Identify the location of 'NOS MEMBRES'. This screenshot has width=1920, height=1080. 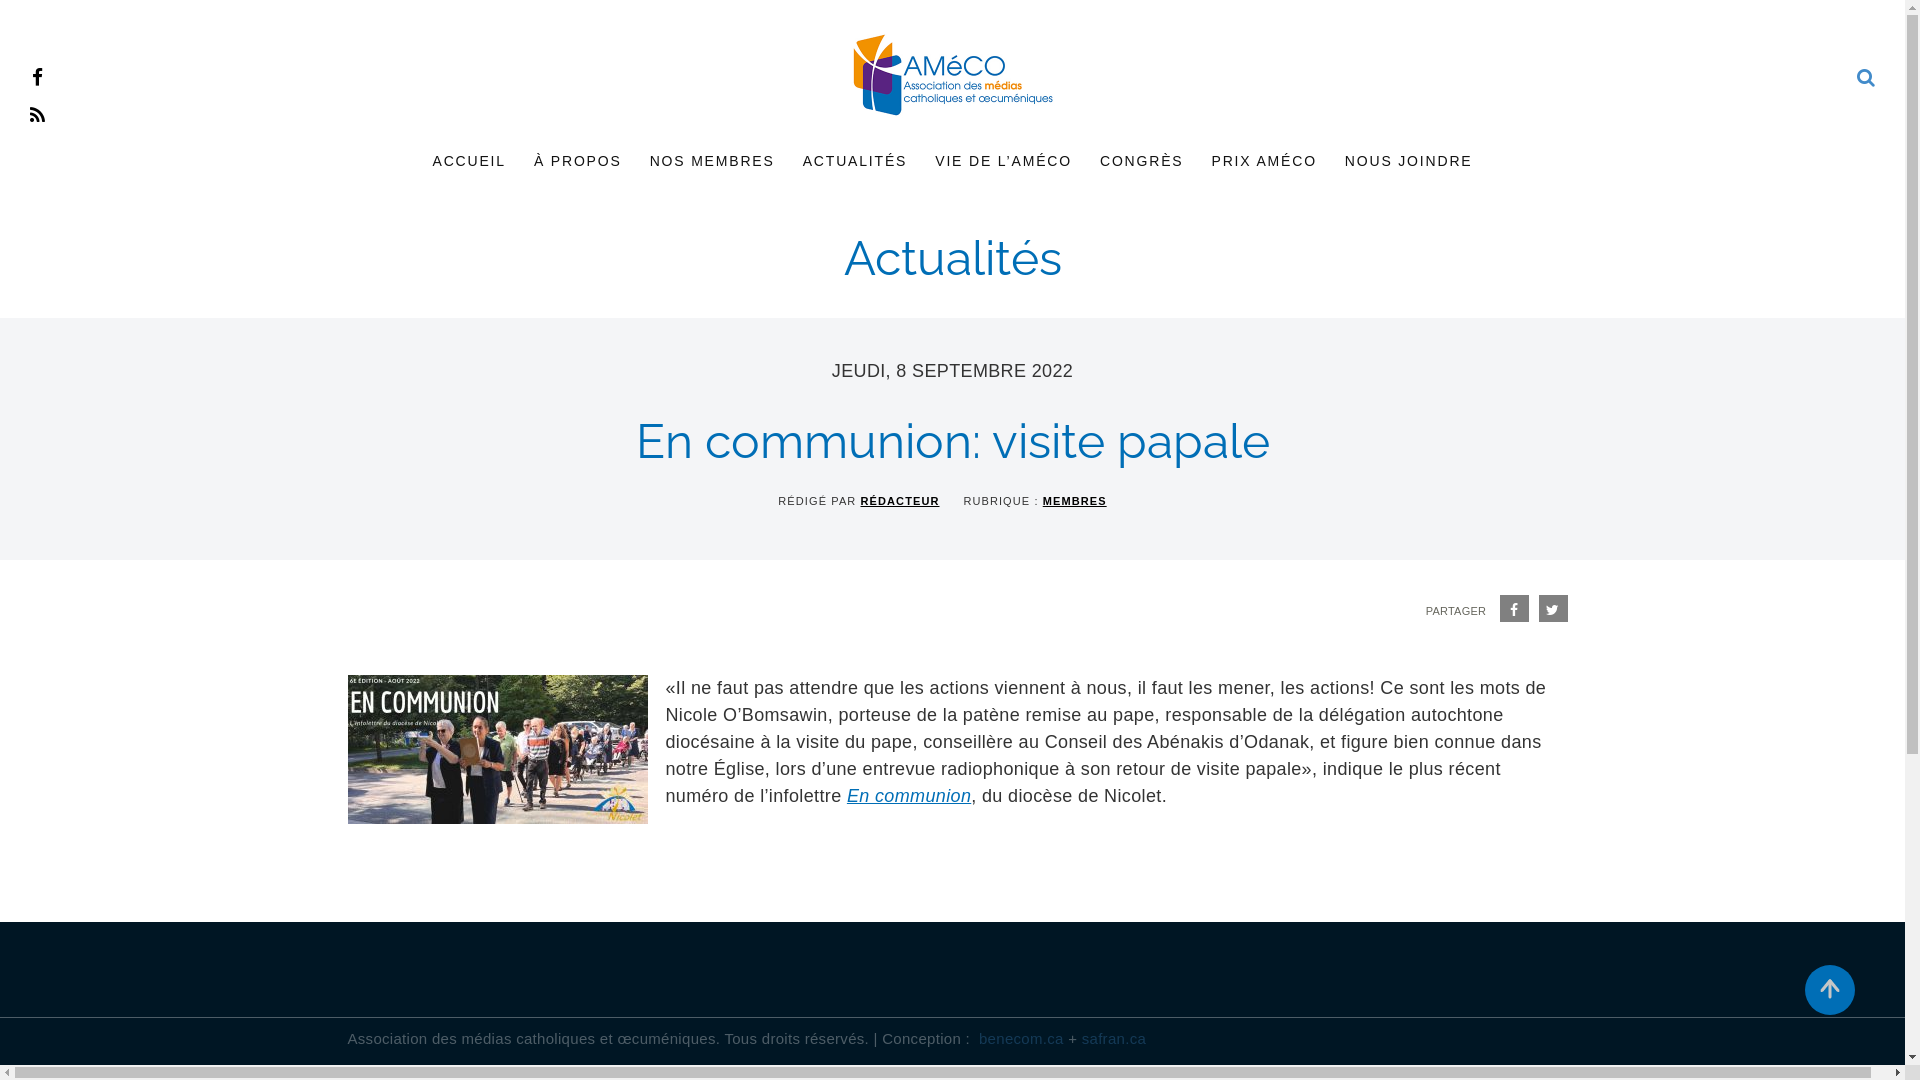
(634, 160).